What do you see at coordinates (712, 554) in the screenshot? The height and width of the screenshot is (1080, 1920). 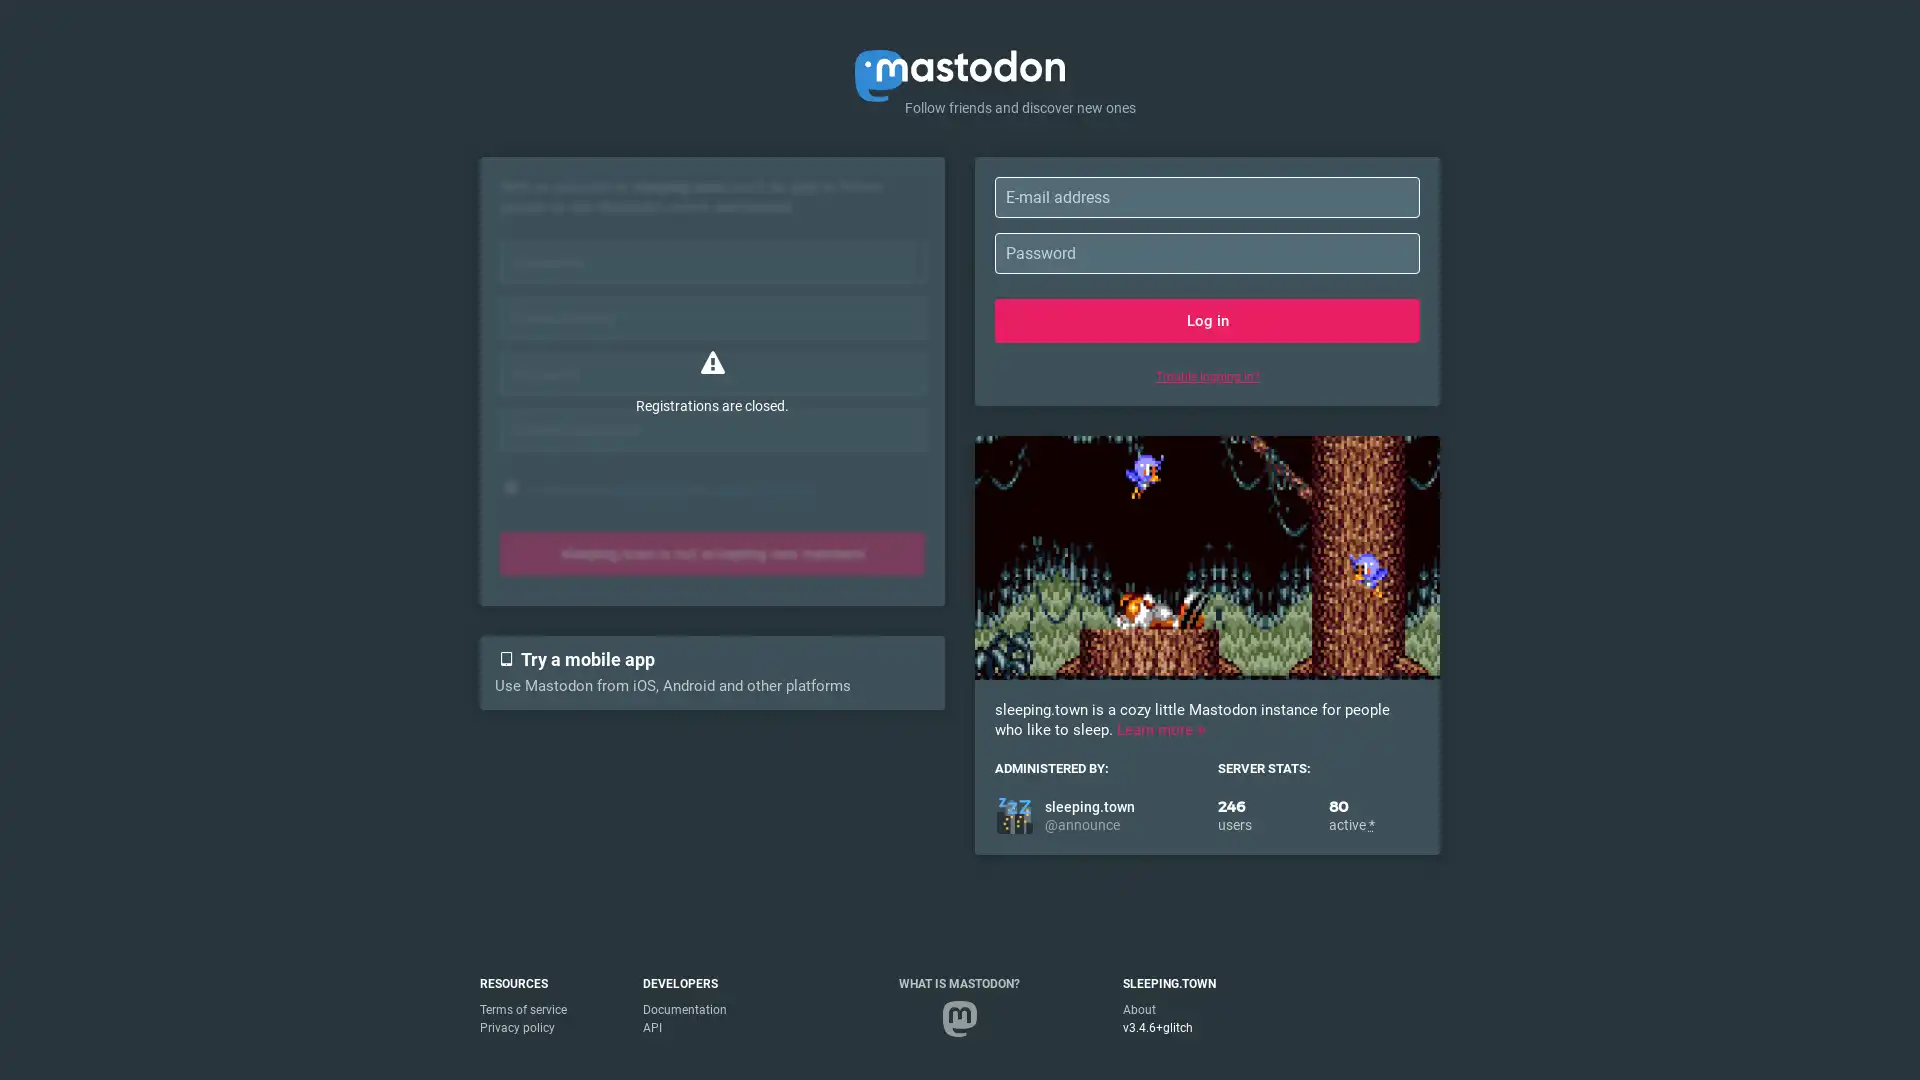 I see `sleeping.town is not accepting new members` at bounding box center [712, 554].